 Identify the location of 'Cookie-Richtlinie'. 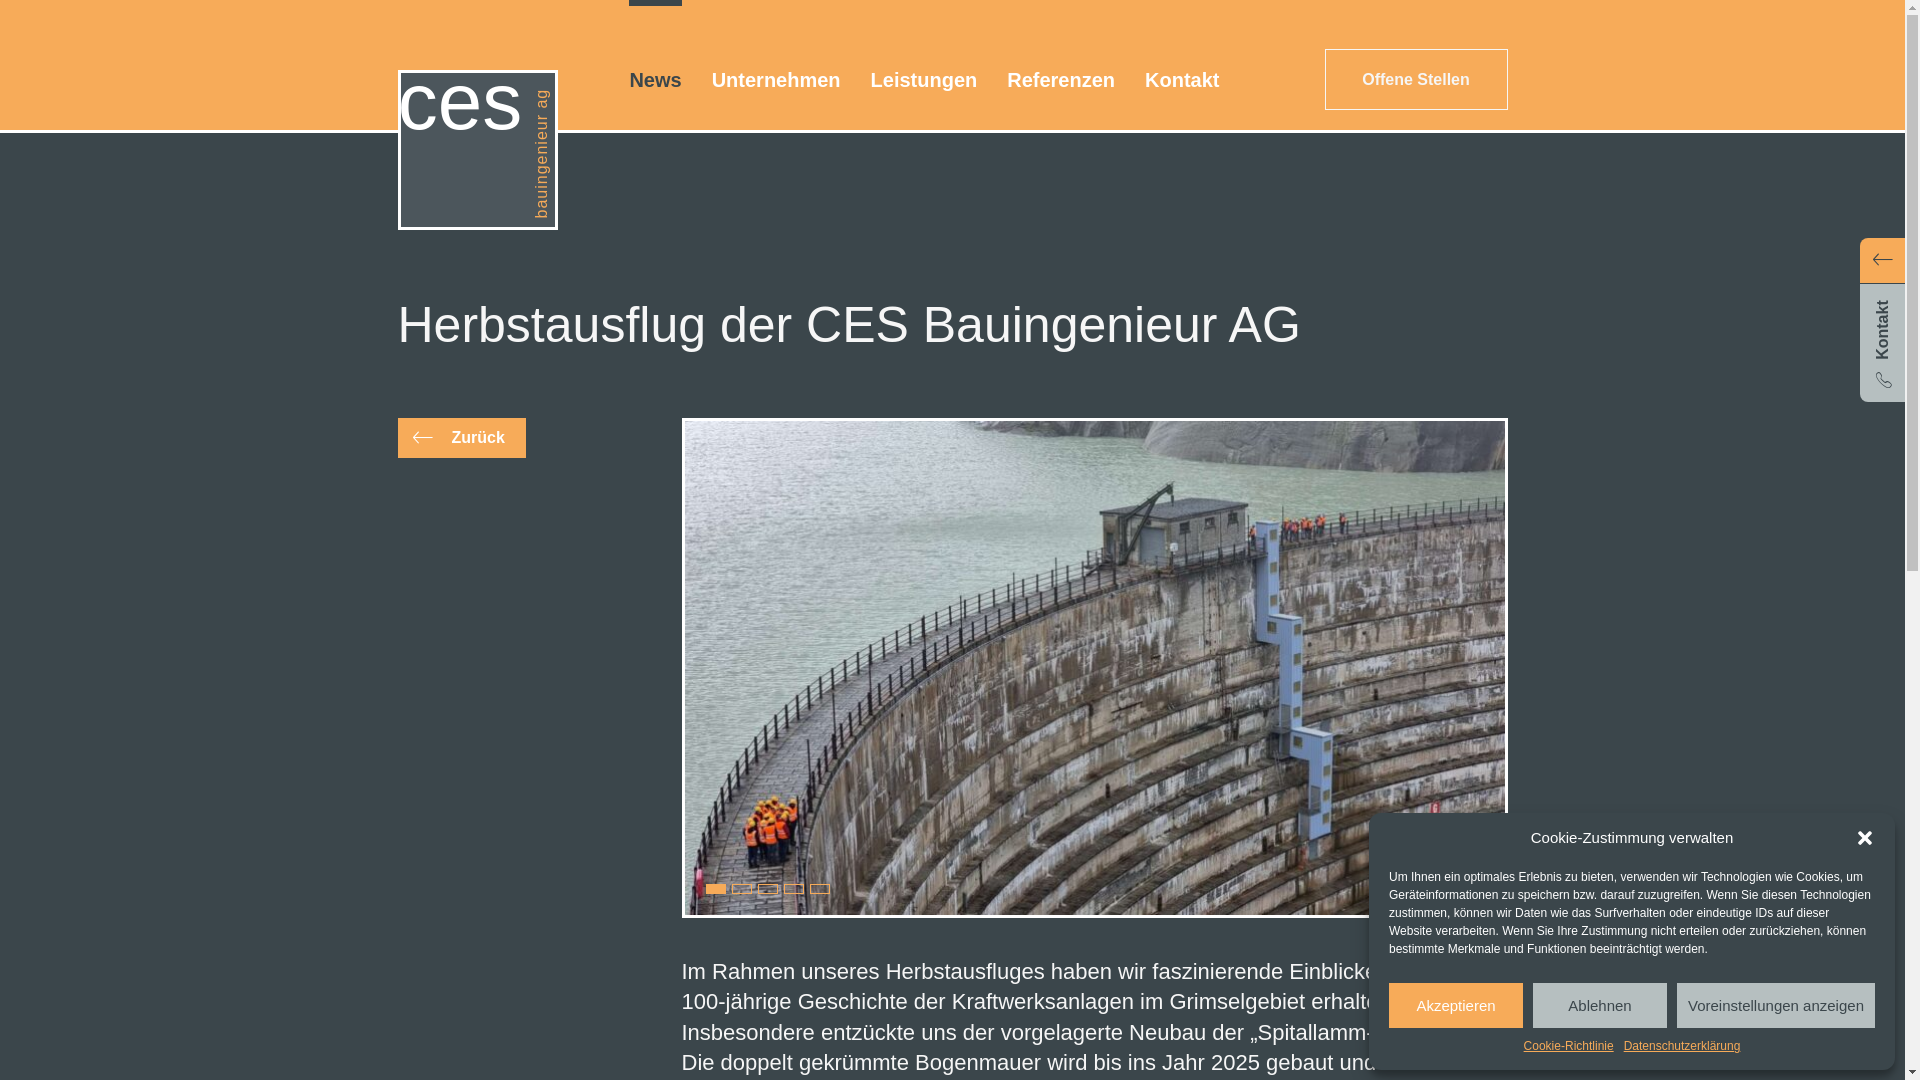
(1568, 1045).